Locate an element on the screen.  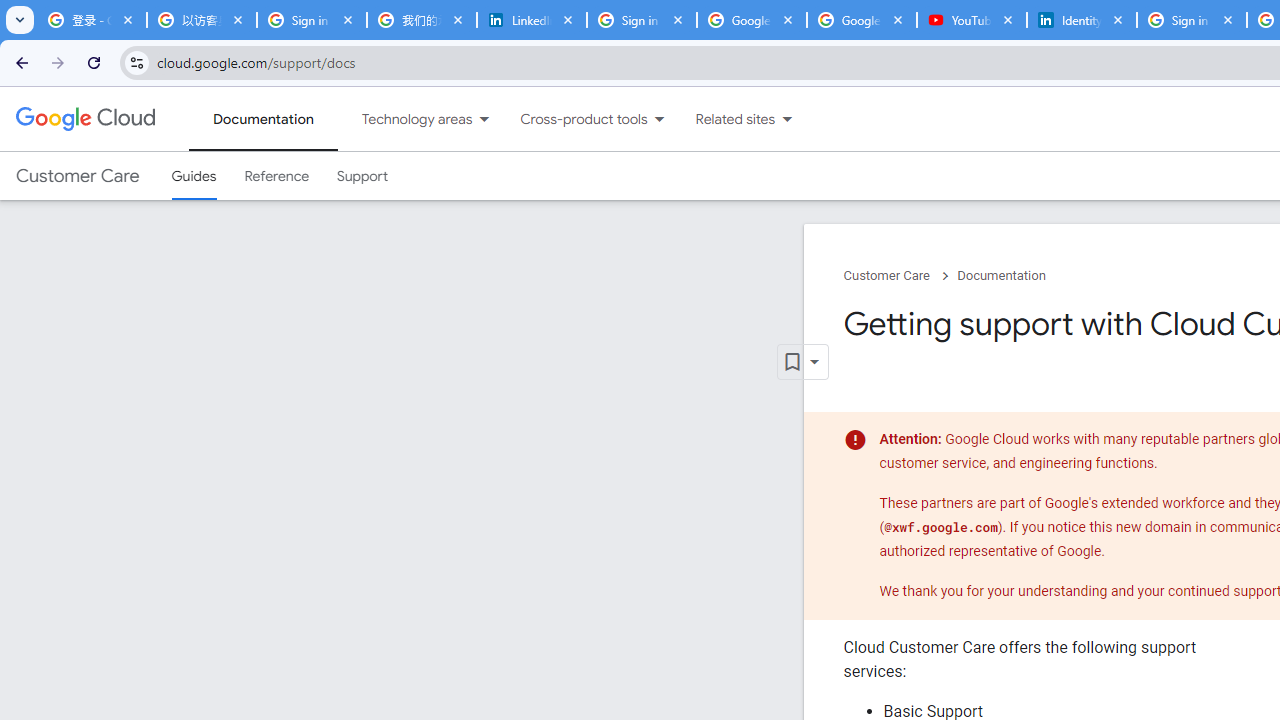
'Customer Care chevron_right' is located at coordinates (899, 276).